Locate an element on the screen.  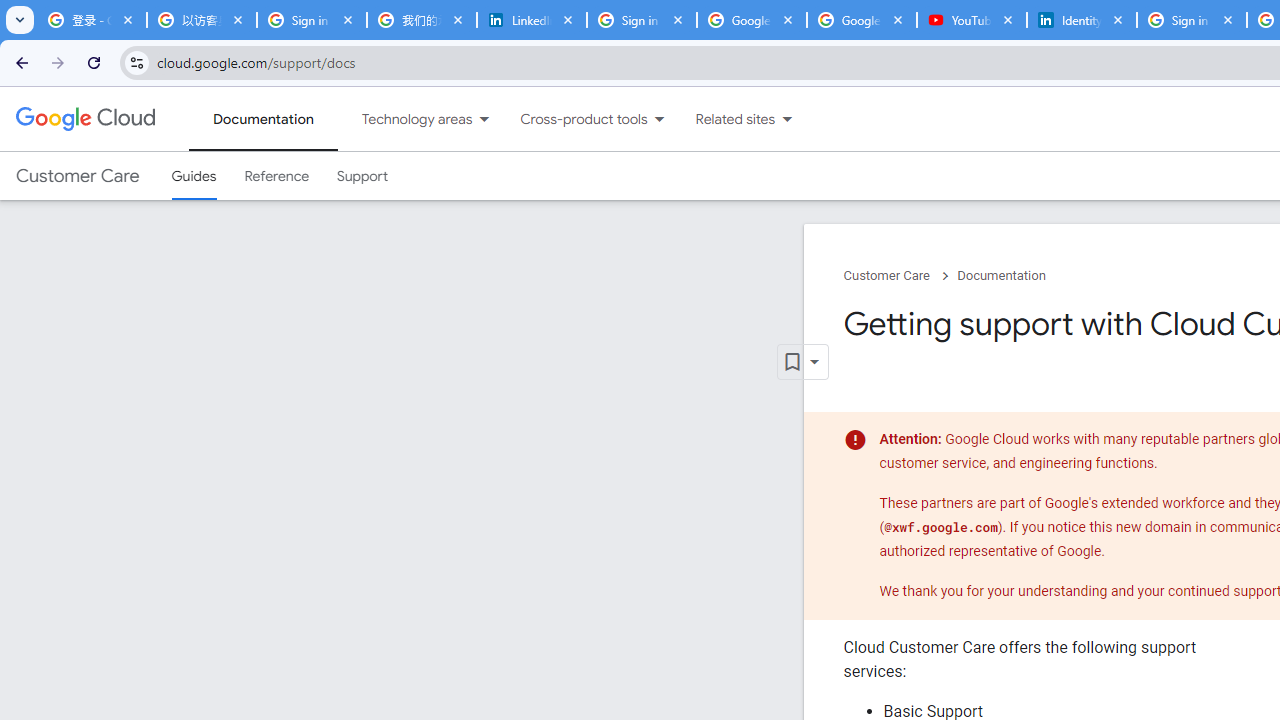
'Customer Care chevron_right' is located at coordinates (899, 276).